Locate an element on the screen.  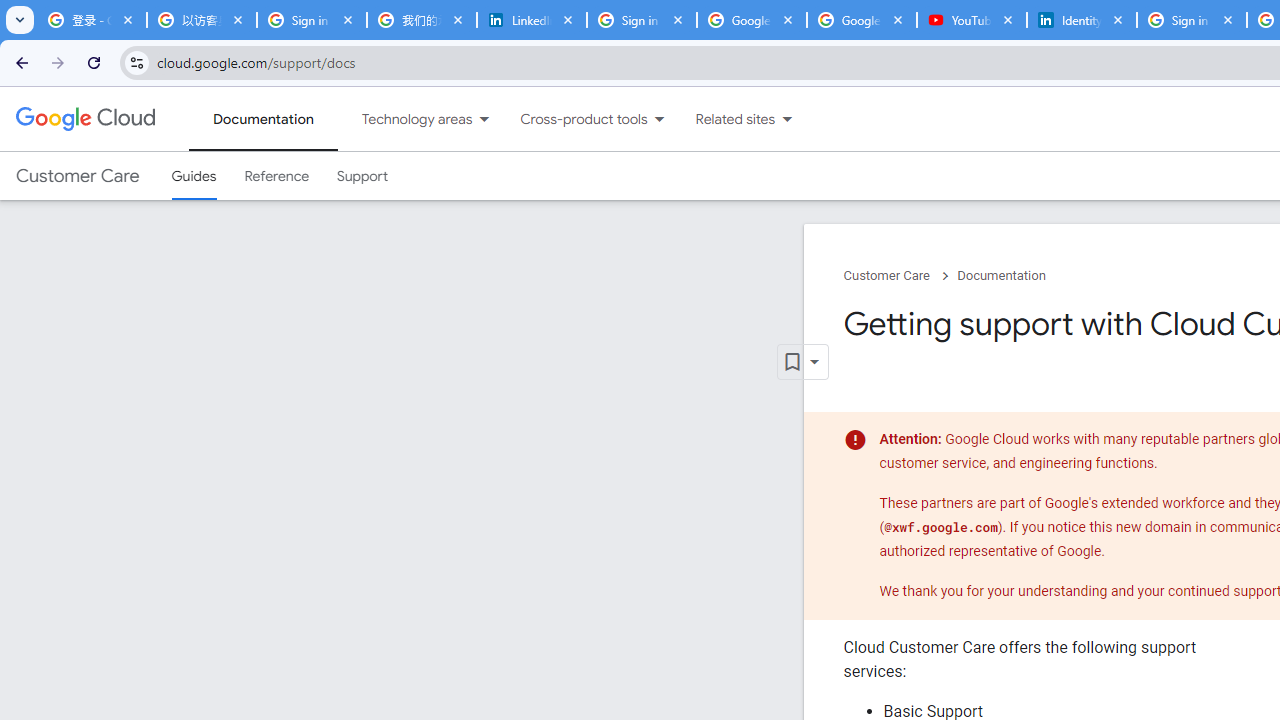
'Customer Care chevron_right' is located at coordinates (899, 276).